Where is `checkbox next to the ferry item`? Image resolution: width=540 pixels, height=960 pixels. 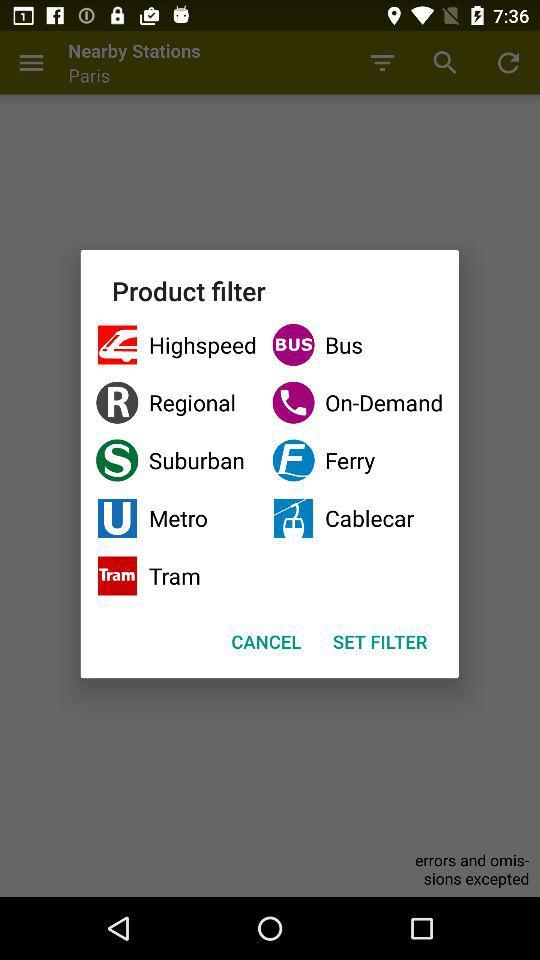 checkbox next to the ferry item is located at coordinates (176, 517).